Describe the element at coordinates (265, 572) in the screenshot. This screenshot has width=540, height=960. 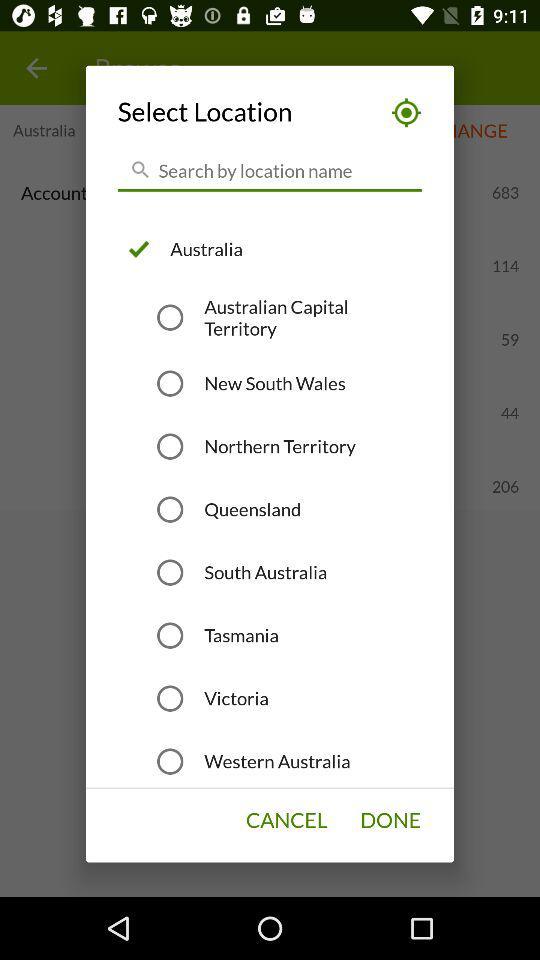
I see `south australia` at that location.